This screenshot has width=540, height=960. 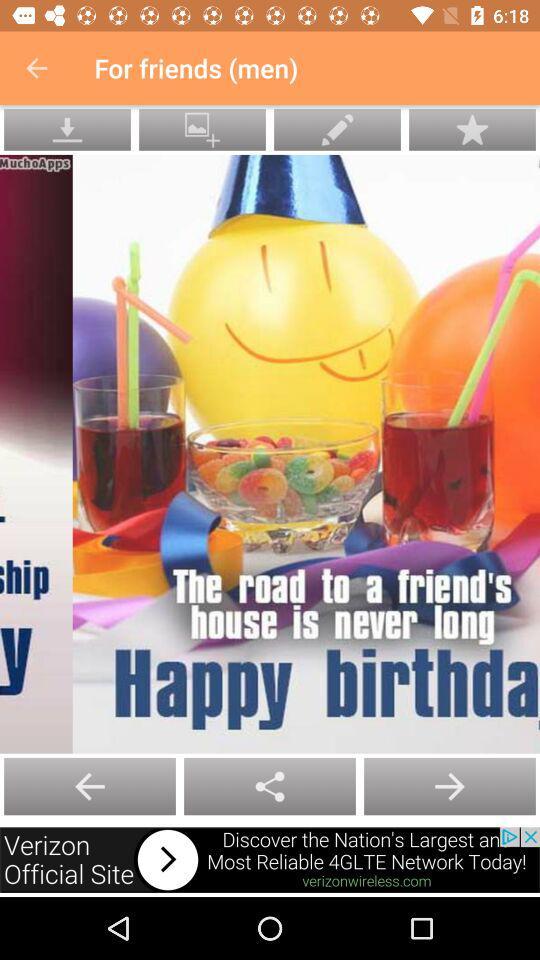 What do you see at coordinates (270, 859) in the screenshot?
I see `click the advertisement` at bounding box center [270, 859].